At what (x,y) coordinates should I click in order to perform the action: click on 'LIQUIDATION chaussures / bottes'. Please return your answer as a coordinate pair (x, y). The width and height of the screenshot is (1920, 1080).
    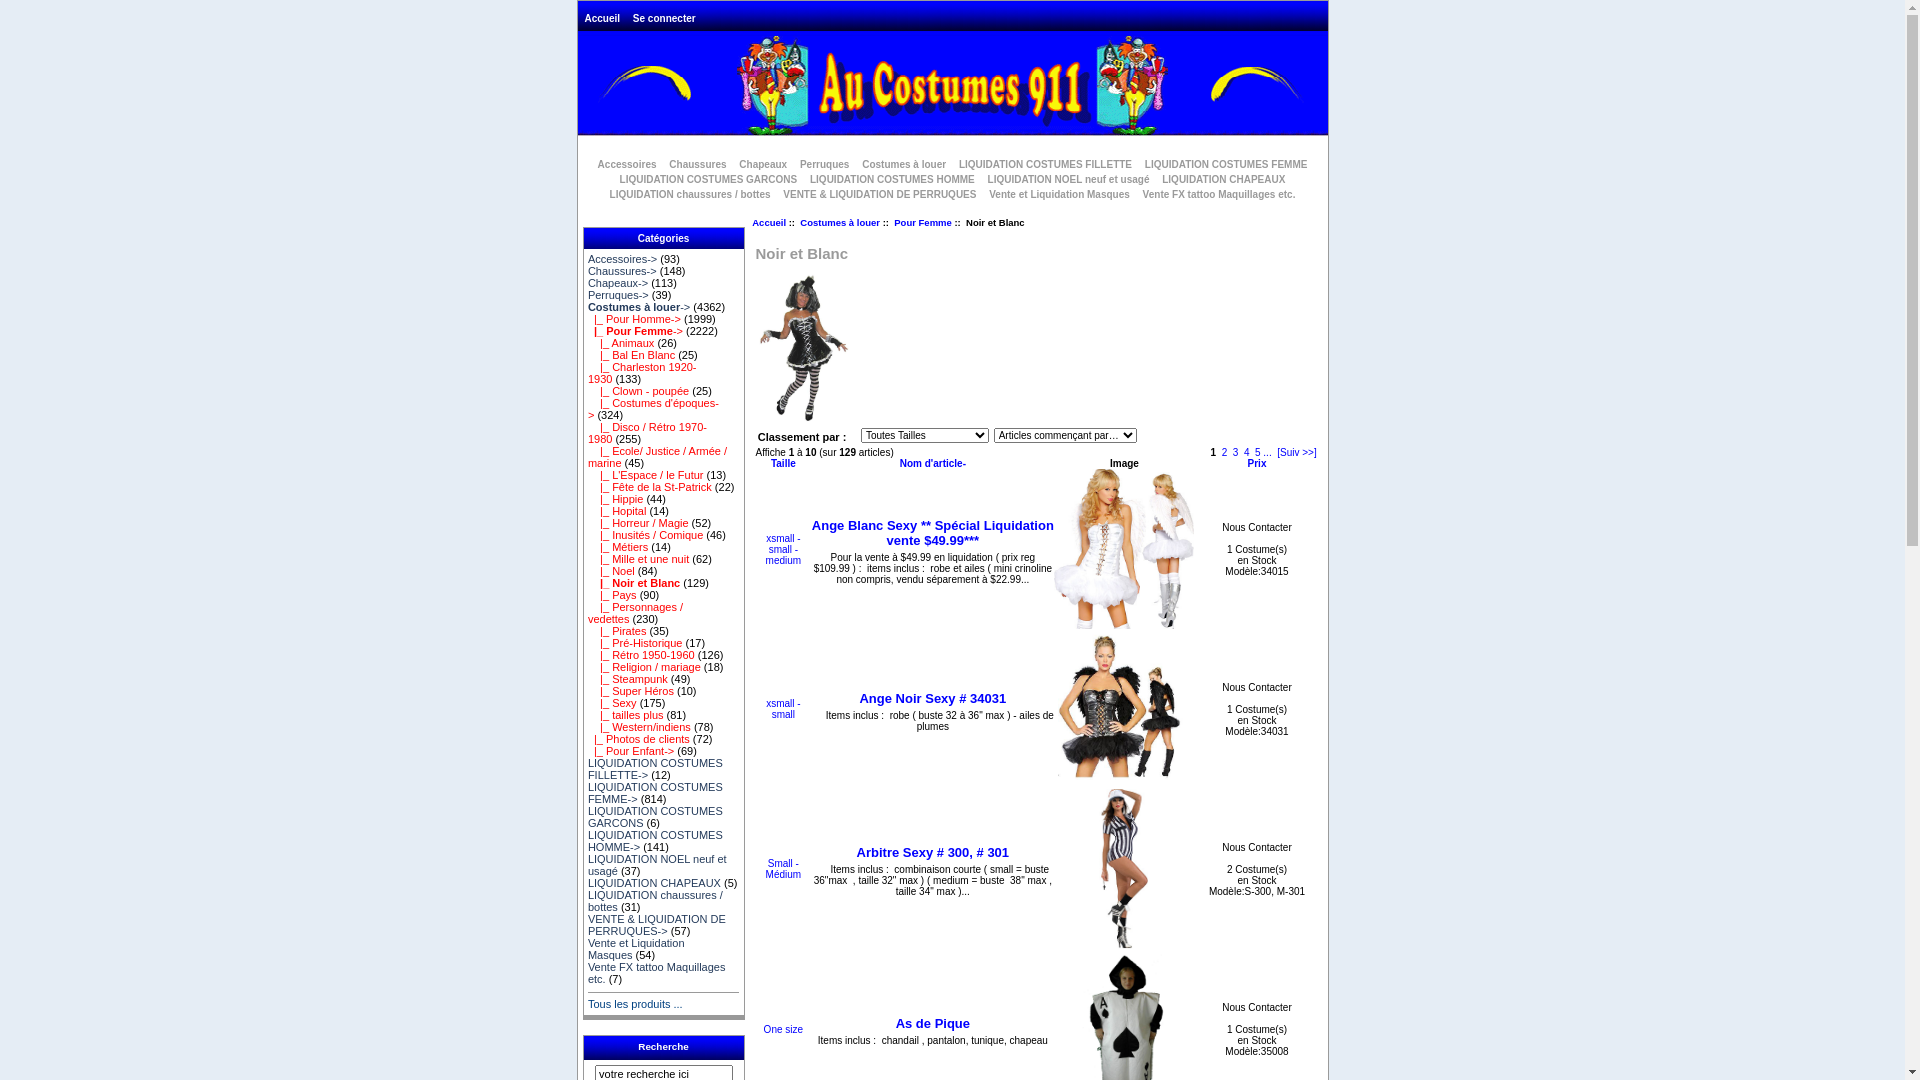
    Looking at the image, I should click on (690, 194).